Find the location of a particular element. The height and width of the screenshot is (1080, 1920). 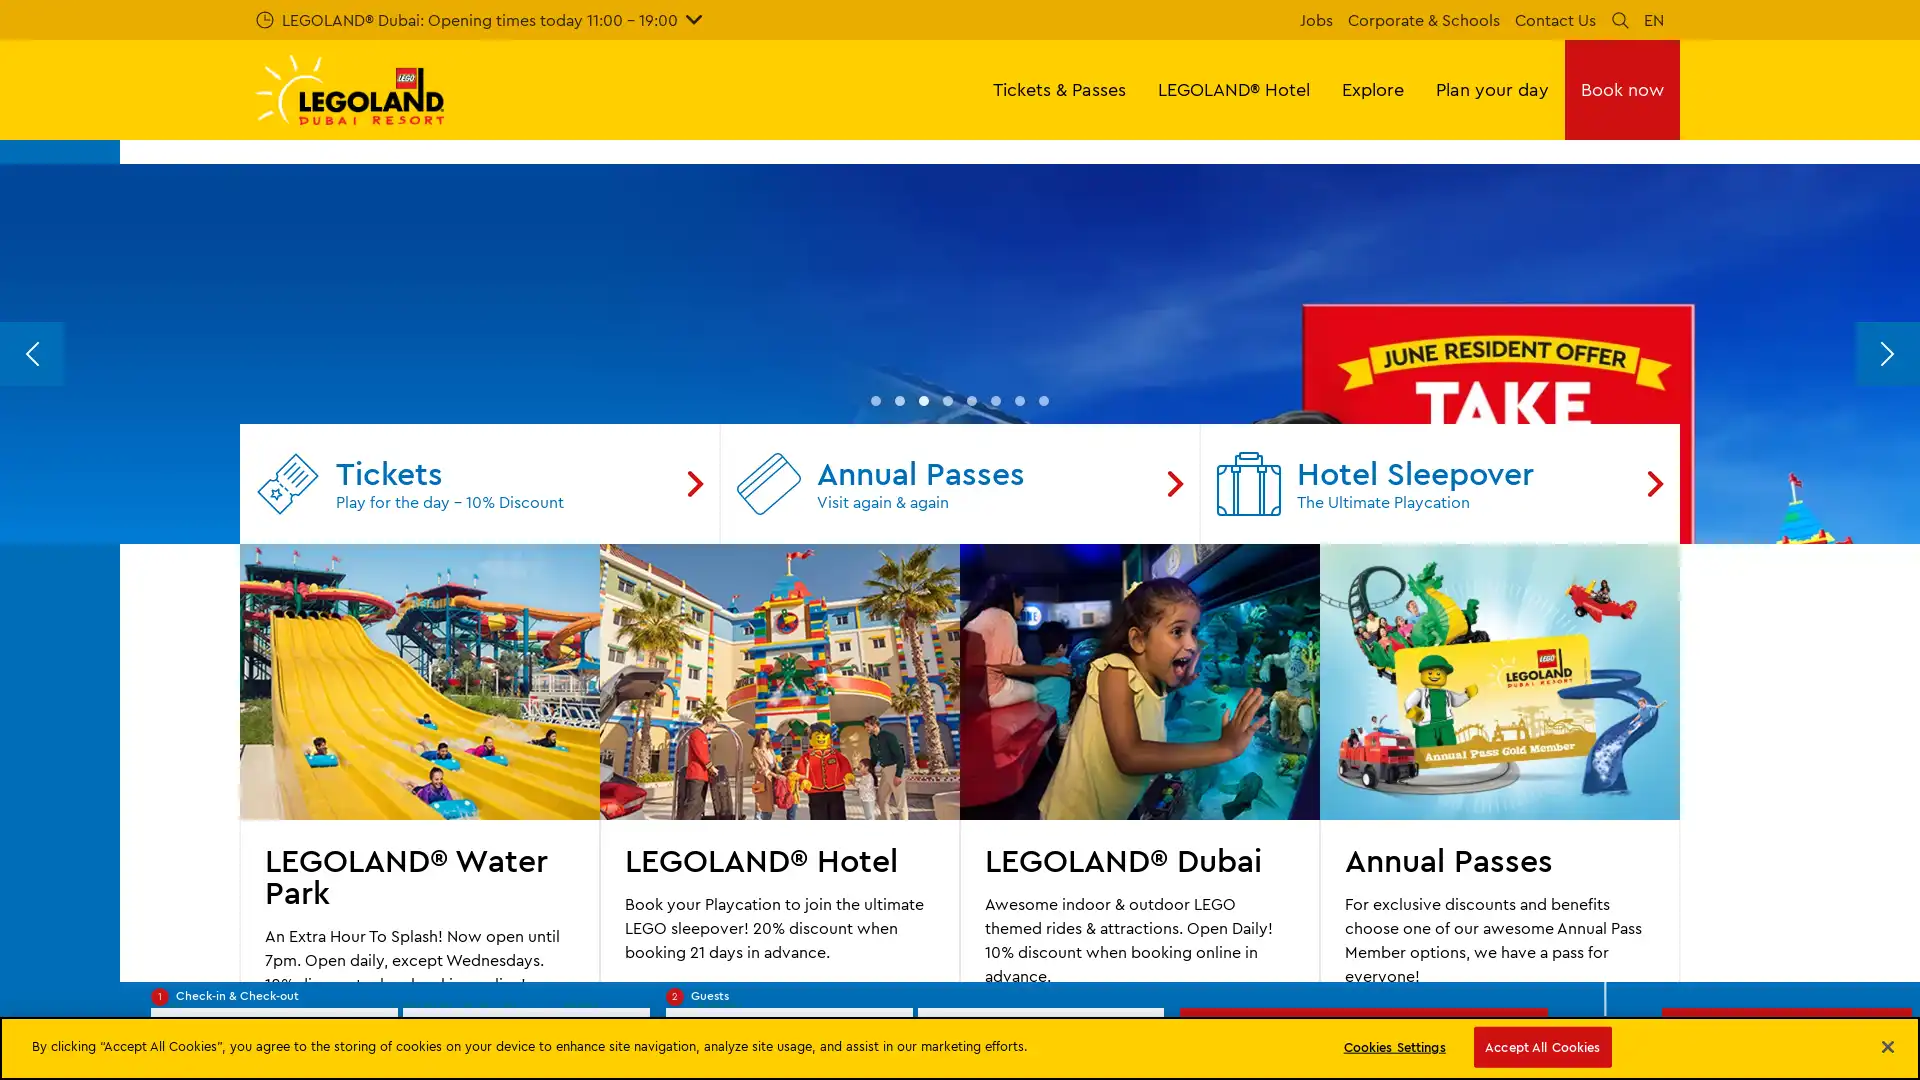

Number of children is located at coordinates (1040, 1037).